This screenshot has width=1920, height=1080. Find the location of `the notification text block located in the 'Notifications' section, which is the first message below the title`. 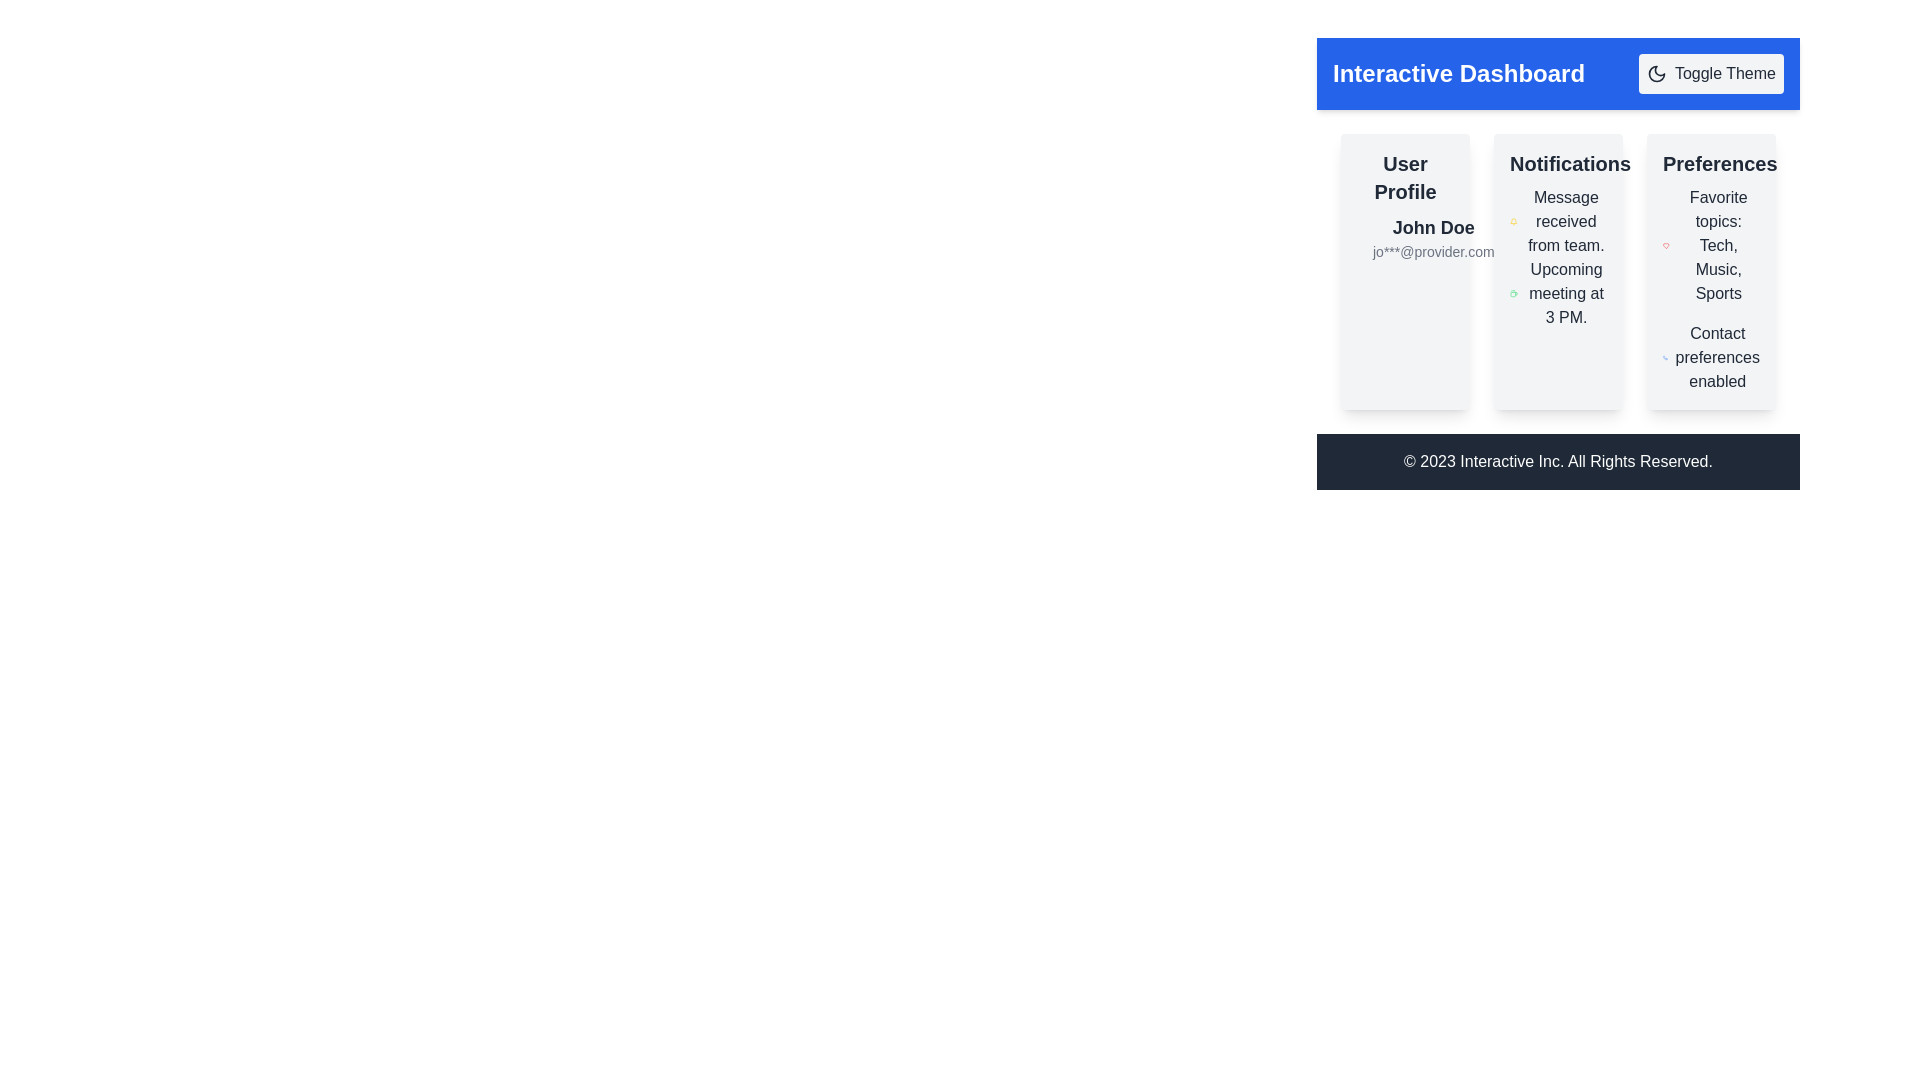

the notification text block located in the 'Notifications' section, which is the first message below the title is located at coordinates (1557, 222).